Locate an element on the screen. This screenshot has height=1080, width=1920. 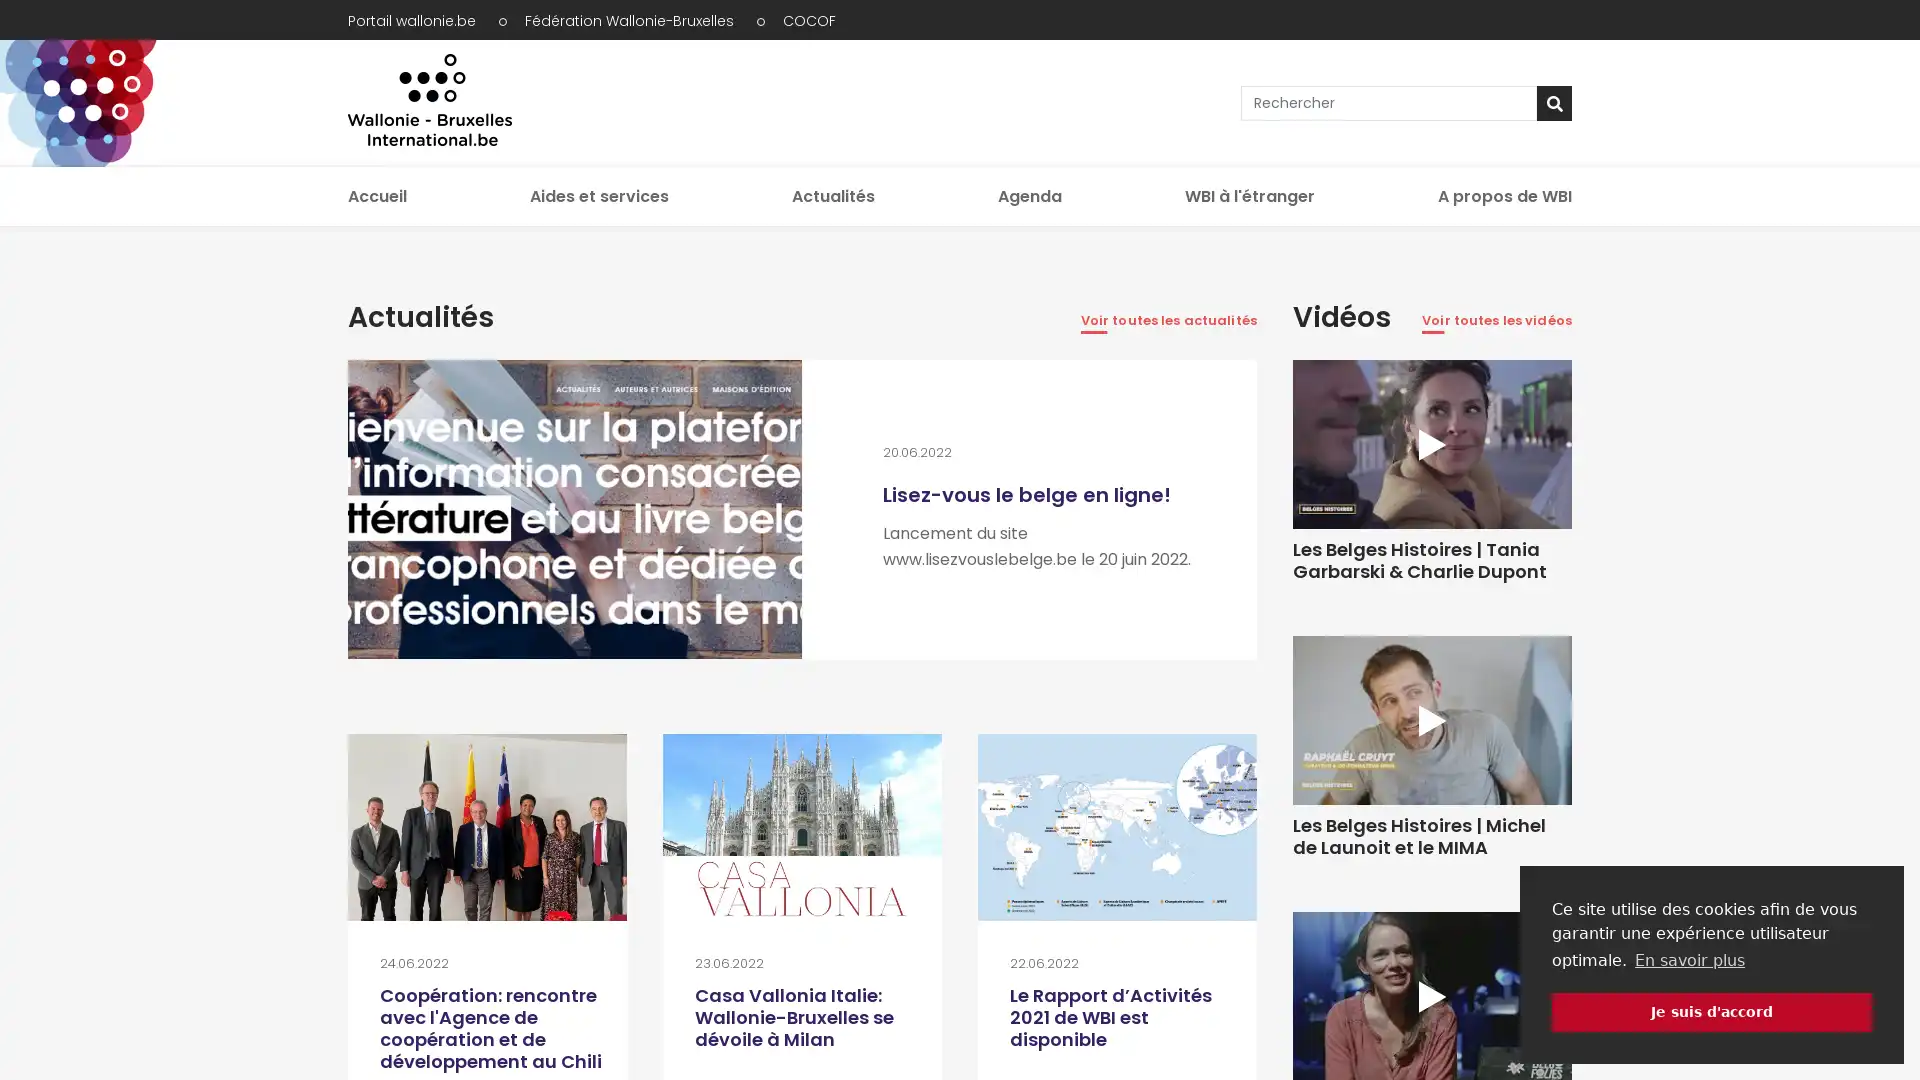
dismiss cookie message is located at coordinates (1711, 1011).